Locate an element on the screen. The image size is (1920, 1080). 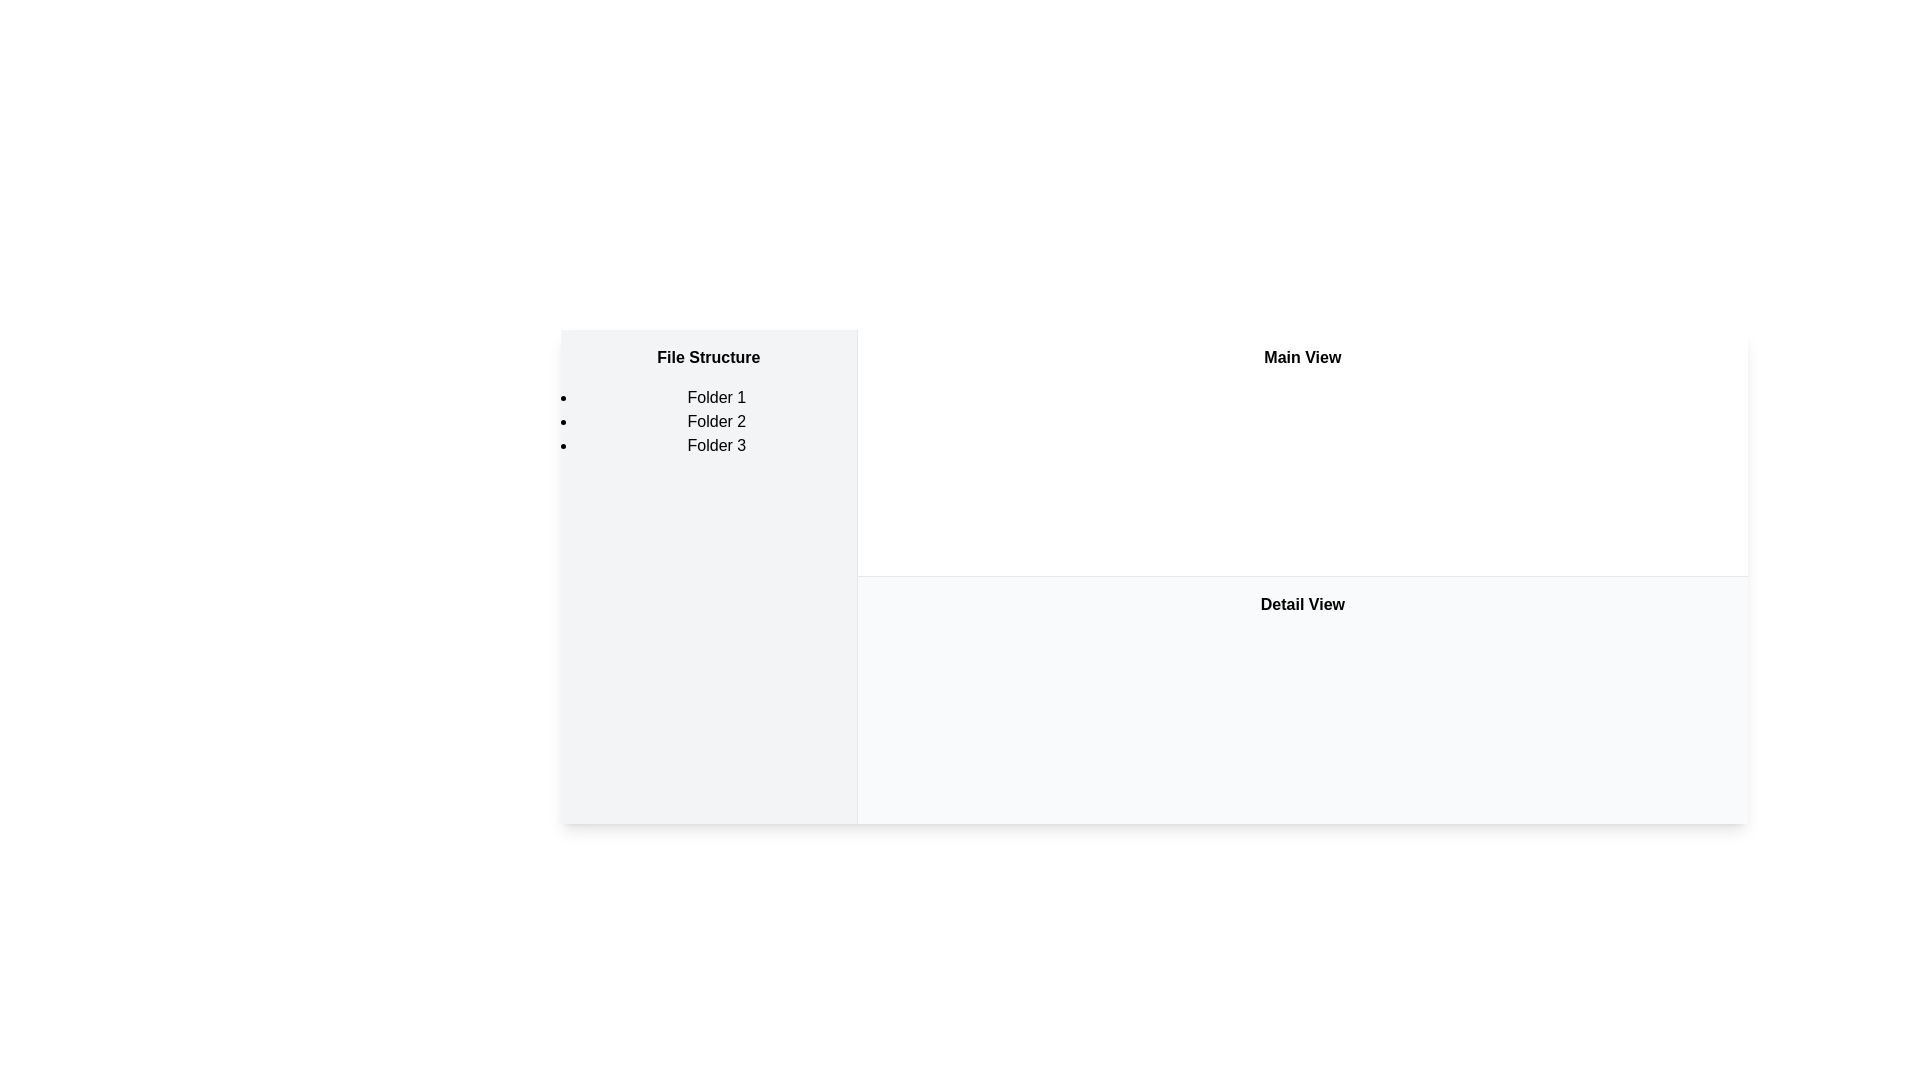
text content of the rectangular section with a white background labeled 'Detail View', located beneath the 'Main View' section is located at coordinates (1302, 699).